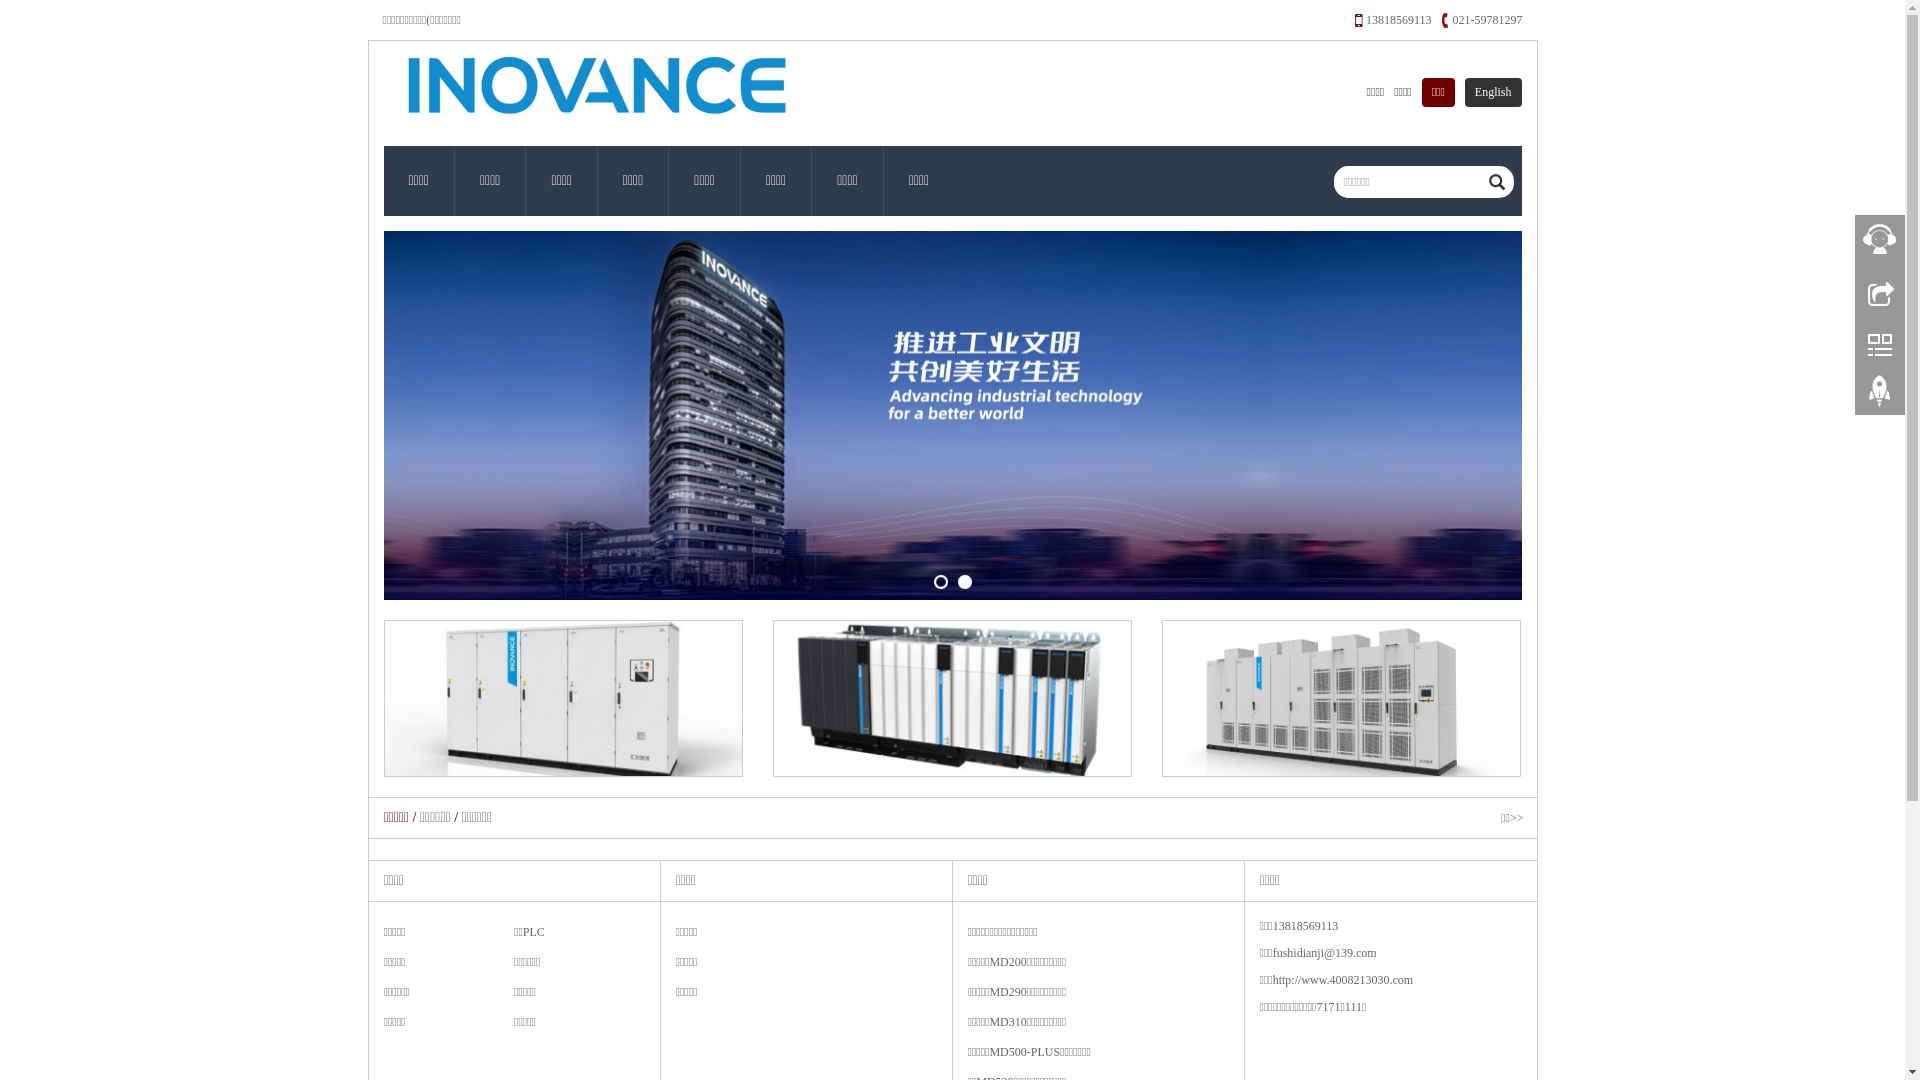 This screenshot has width=1920, height=1080. What do you see at coordinates (1464, 92) in the screenshot?
I see `'English'` at bounding box center [1464, 92].